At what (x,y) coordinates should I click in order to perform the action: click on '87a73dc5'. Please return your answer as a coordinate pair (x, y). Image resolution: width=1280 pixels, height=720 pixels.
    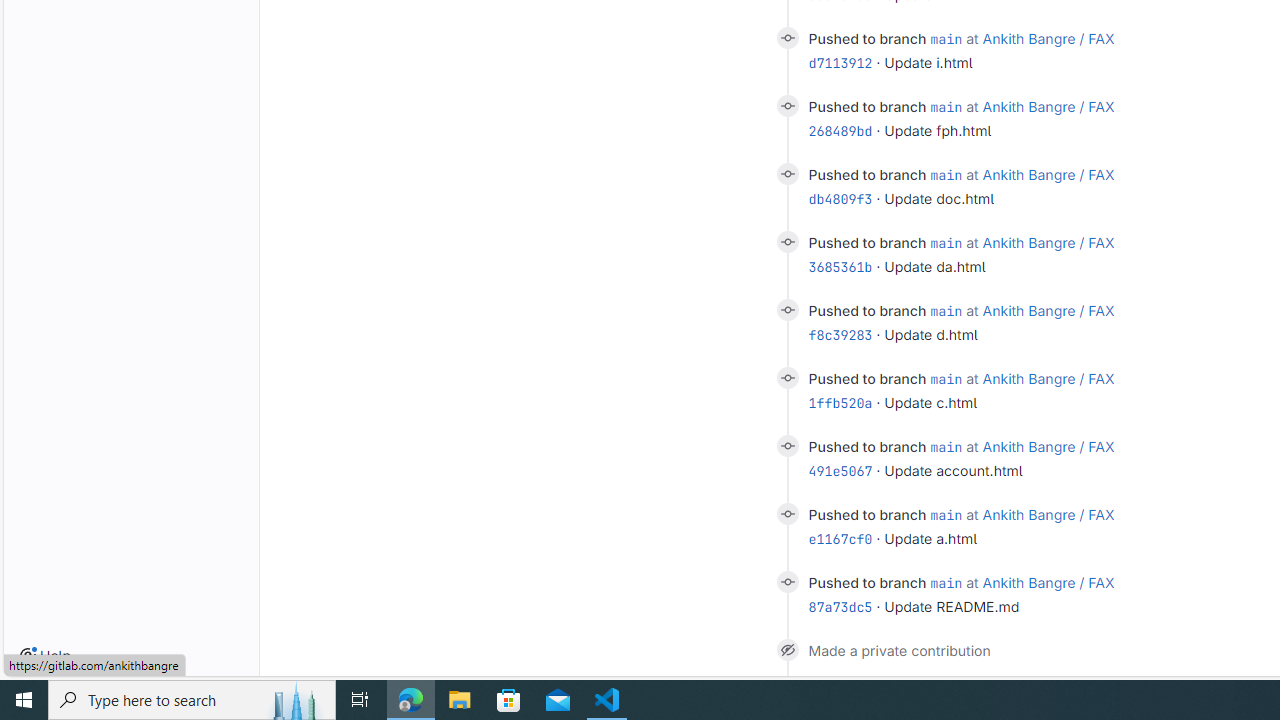
    Looking at the image, I should click on (840, 606).